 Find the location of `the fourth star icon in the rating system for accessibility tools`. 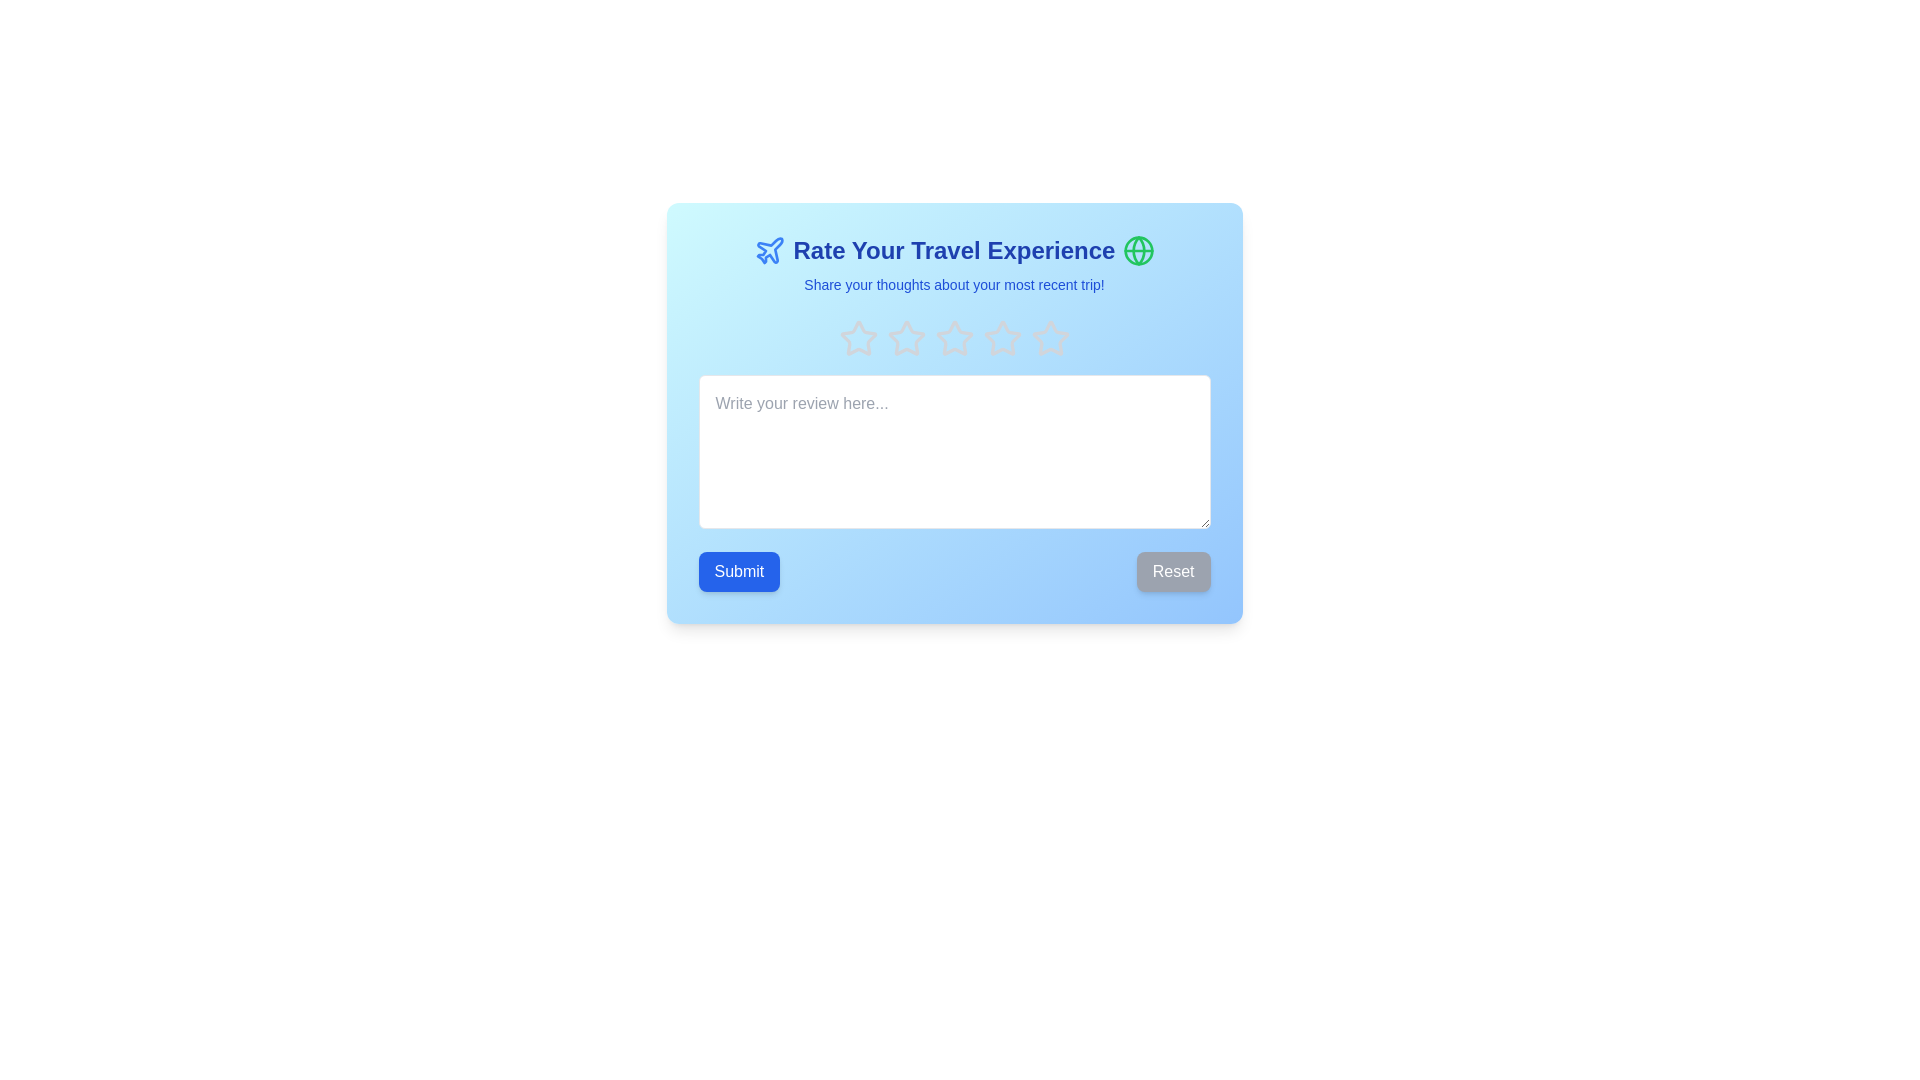

the fourth star icon in the rating system for accessibility tools is located at coordinates (1049, 337).